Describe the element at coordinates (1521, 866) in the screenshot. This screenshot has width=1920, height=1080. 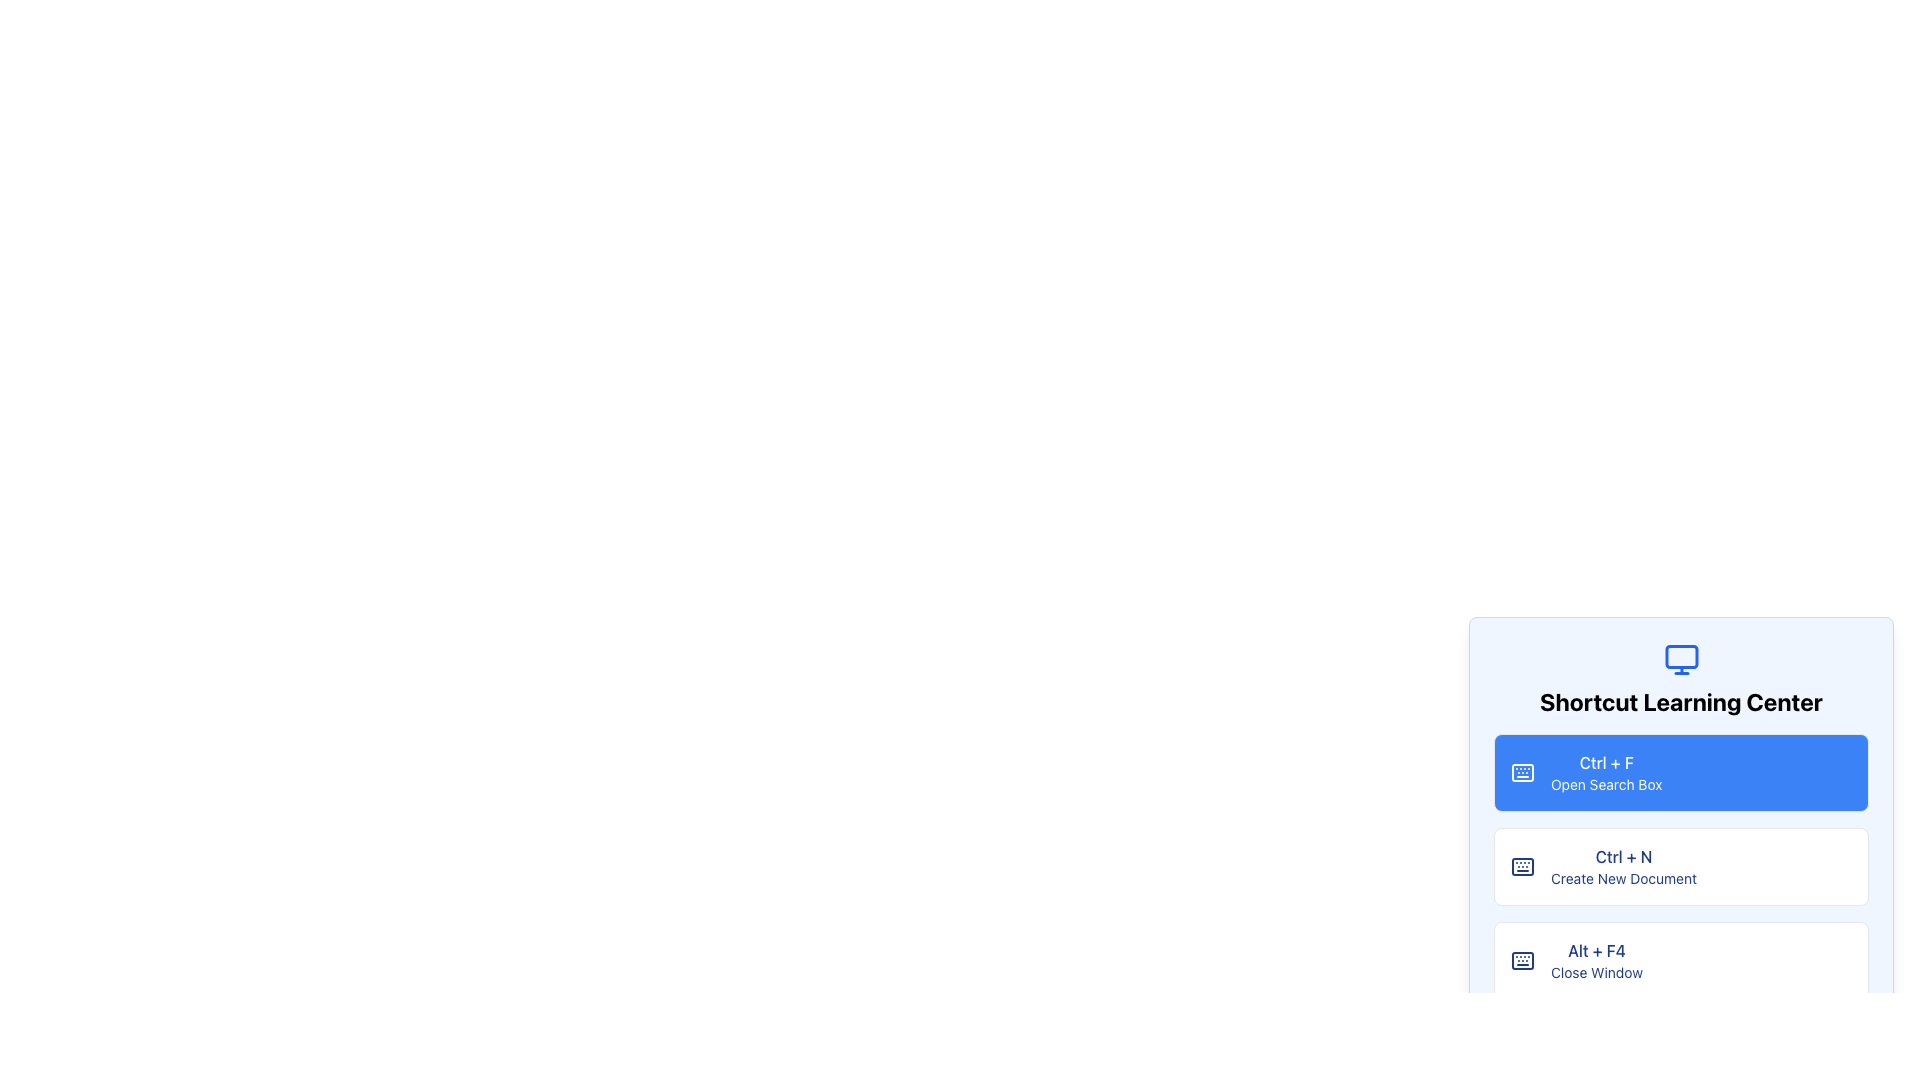
I see `the SVG Rectangle background element of the keyboard icon located within the blue button labeled 'Ctrl + F' in the 'Shortcut Learning Center' section` at that location.